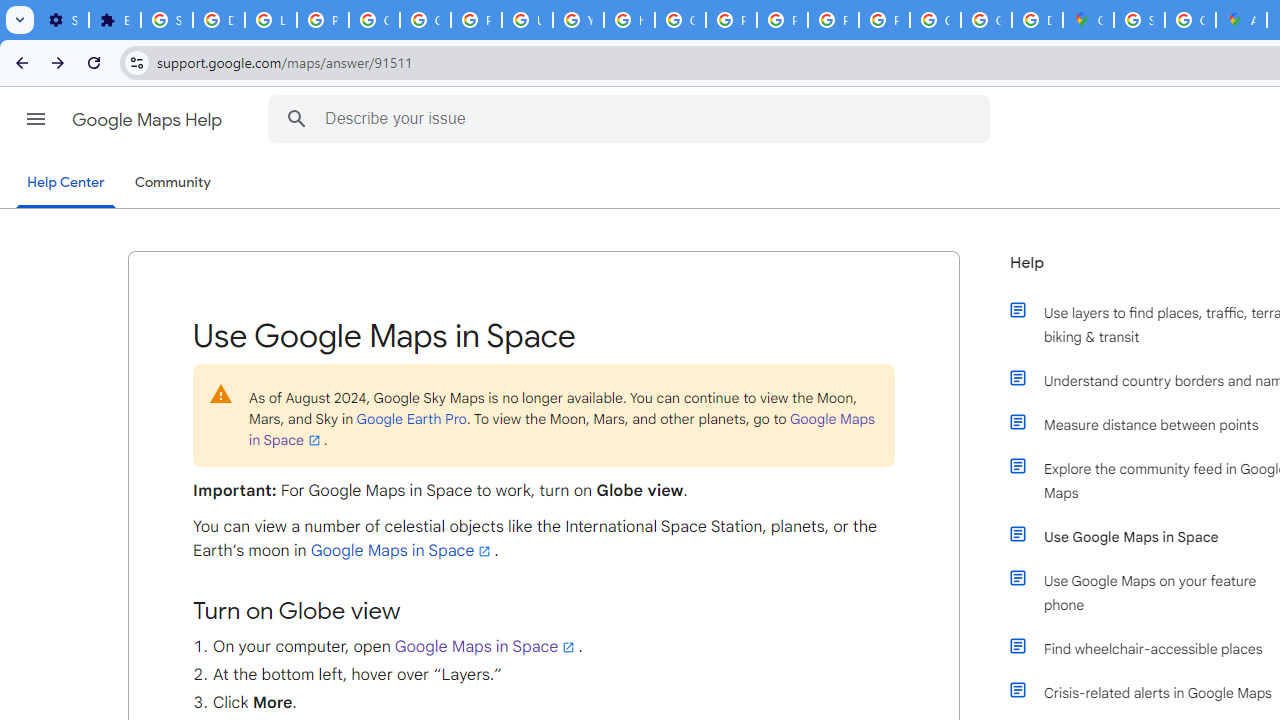 Image resolution: width=1280 pixels, height=720 pixels. What do you see at coordinates (375, 20) in the screenshot?
I see `'Google Account Help'` at bounding box center [375, 20].